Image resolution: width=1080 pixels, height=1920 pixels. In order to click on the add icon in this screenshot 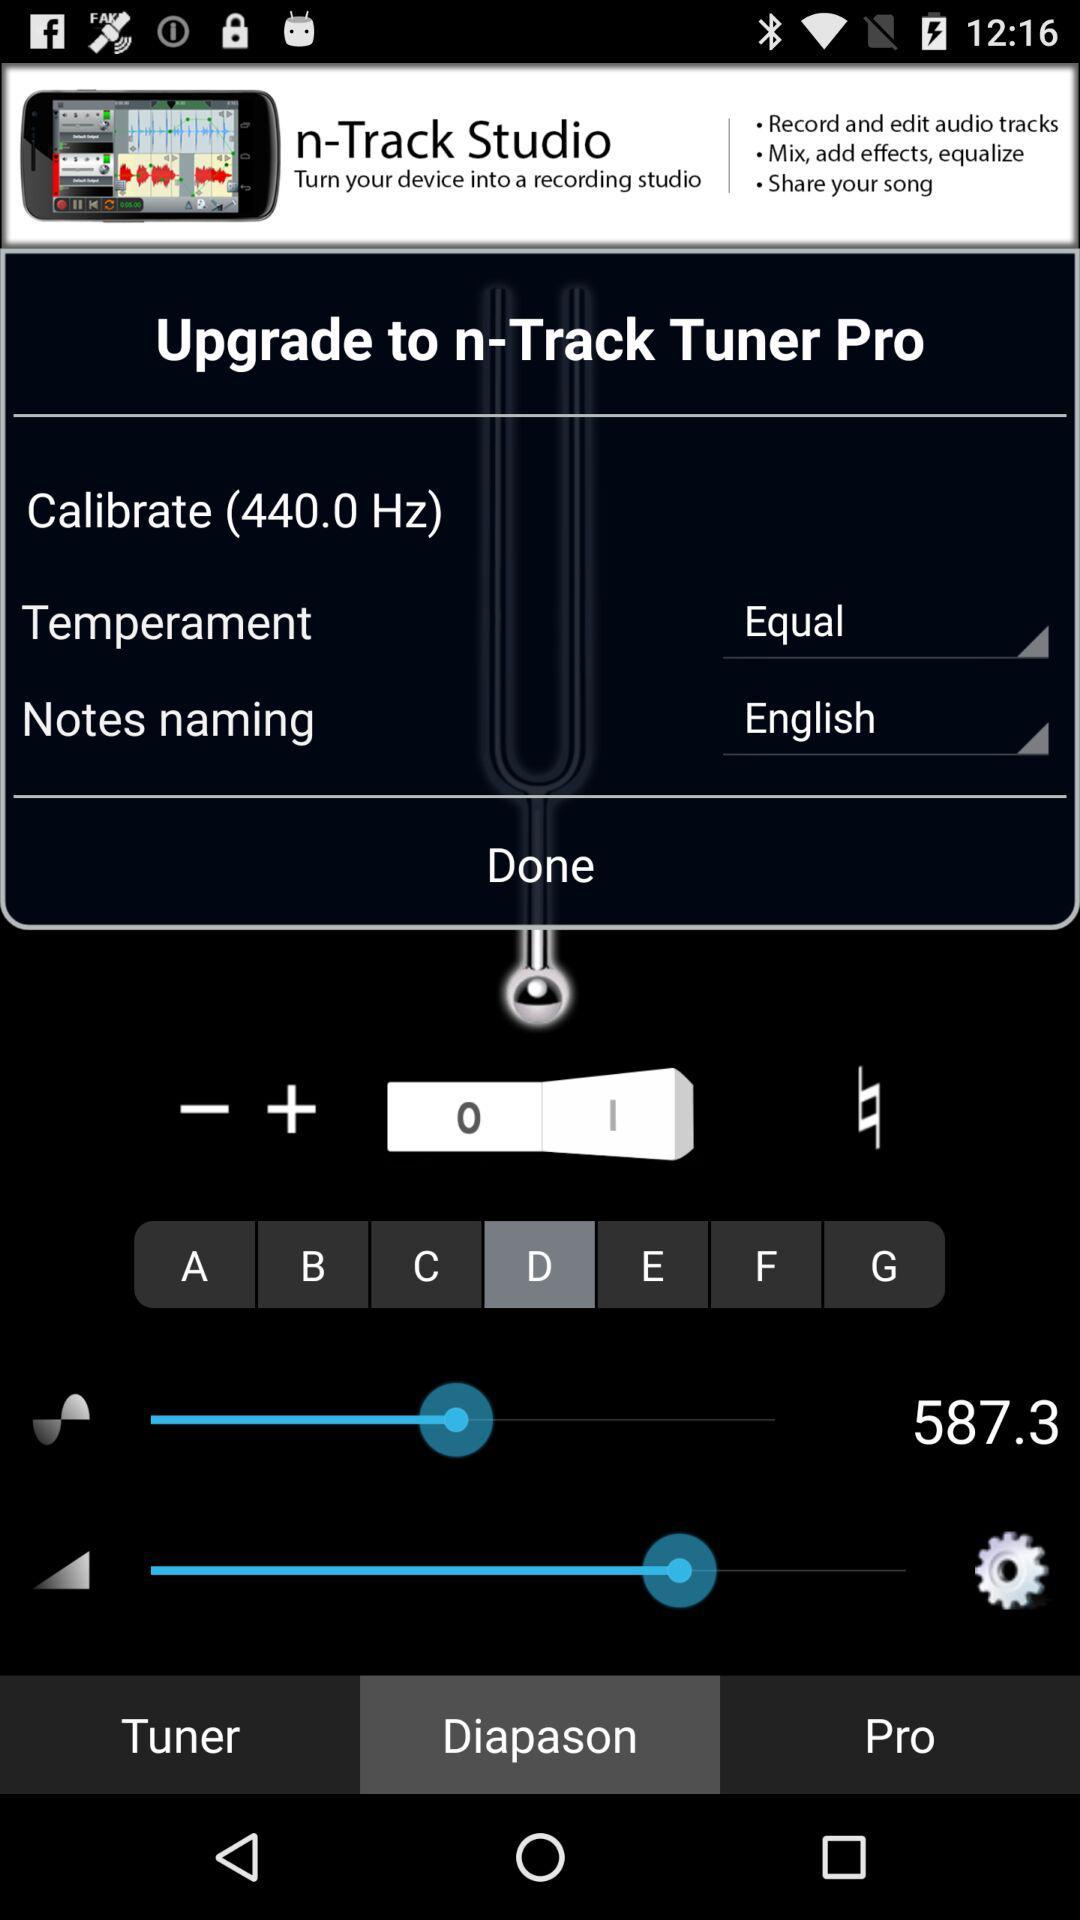, I will do `click(292, 1185)`.